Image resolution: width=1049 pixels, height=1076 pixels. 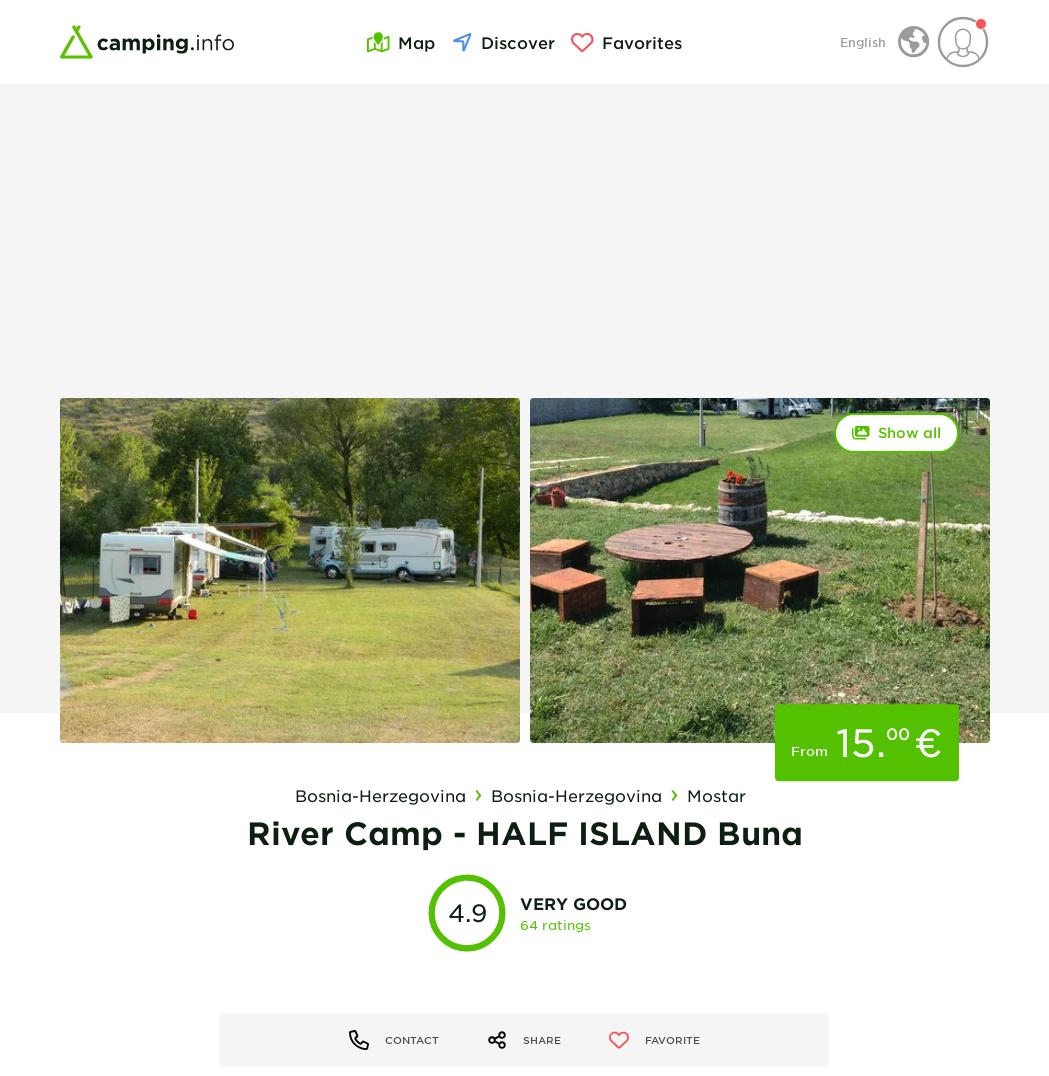 I want to click on '15', so click(x=855, y=741).